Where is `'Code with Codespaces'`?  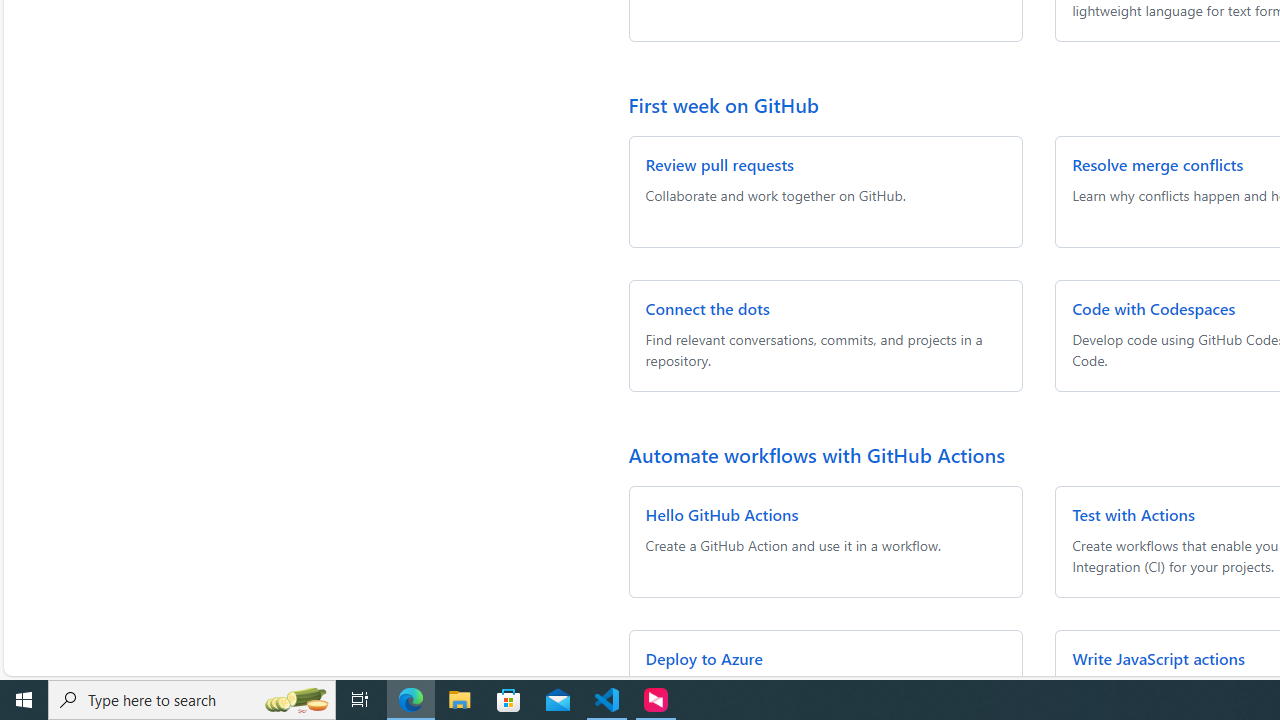 'Code with Codespaces' is located at coordinates (1154, 308).